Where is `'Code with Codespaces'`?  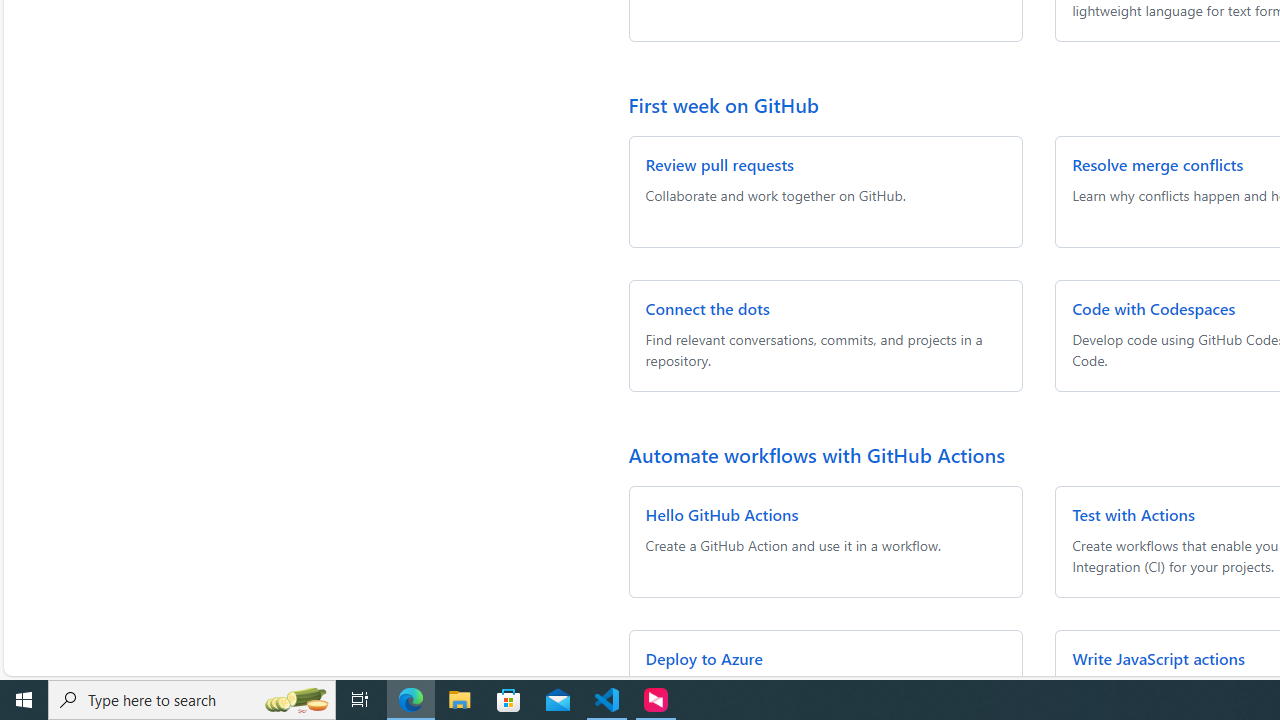 'Code with Codespaces' is located at coordinates (1154, 308).